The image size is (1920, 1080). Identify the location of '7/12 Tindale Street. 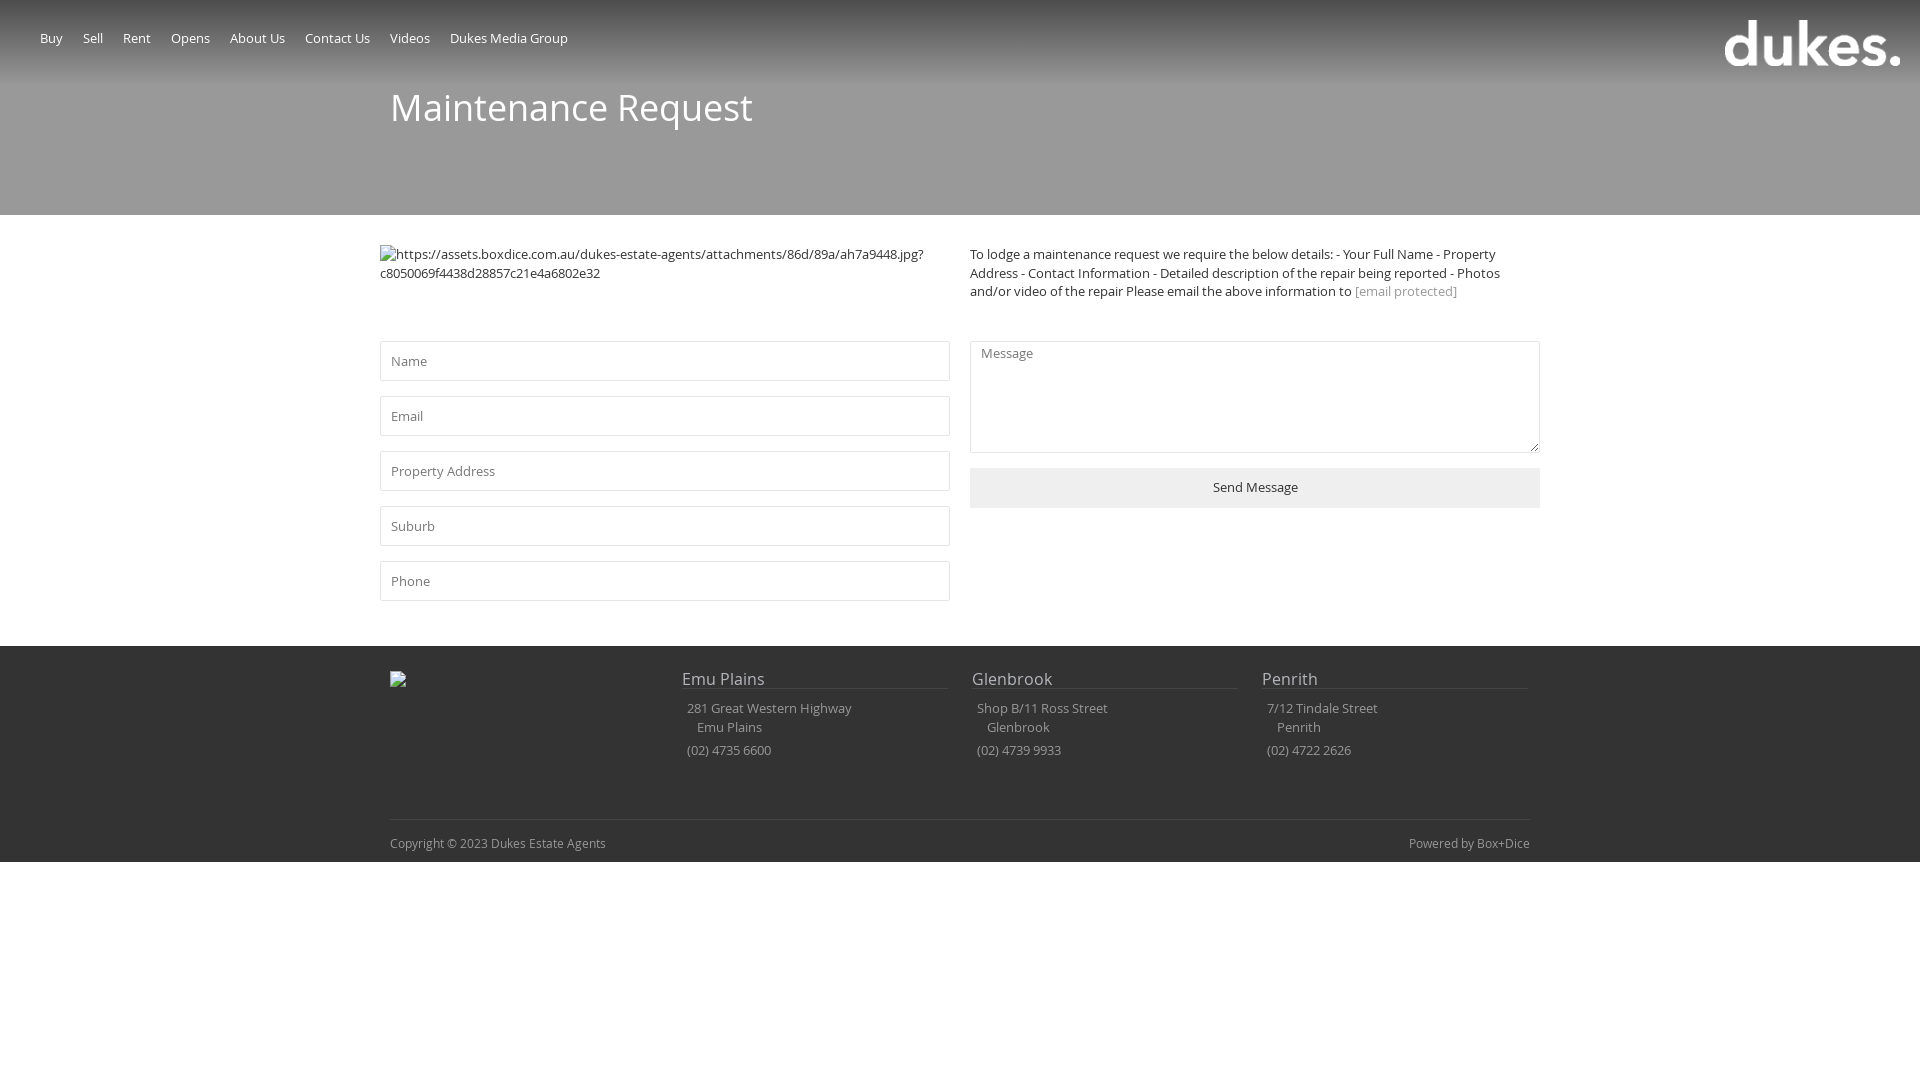
(1320, 716).